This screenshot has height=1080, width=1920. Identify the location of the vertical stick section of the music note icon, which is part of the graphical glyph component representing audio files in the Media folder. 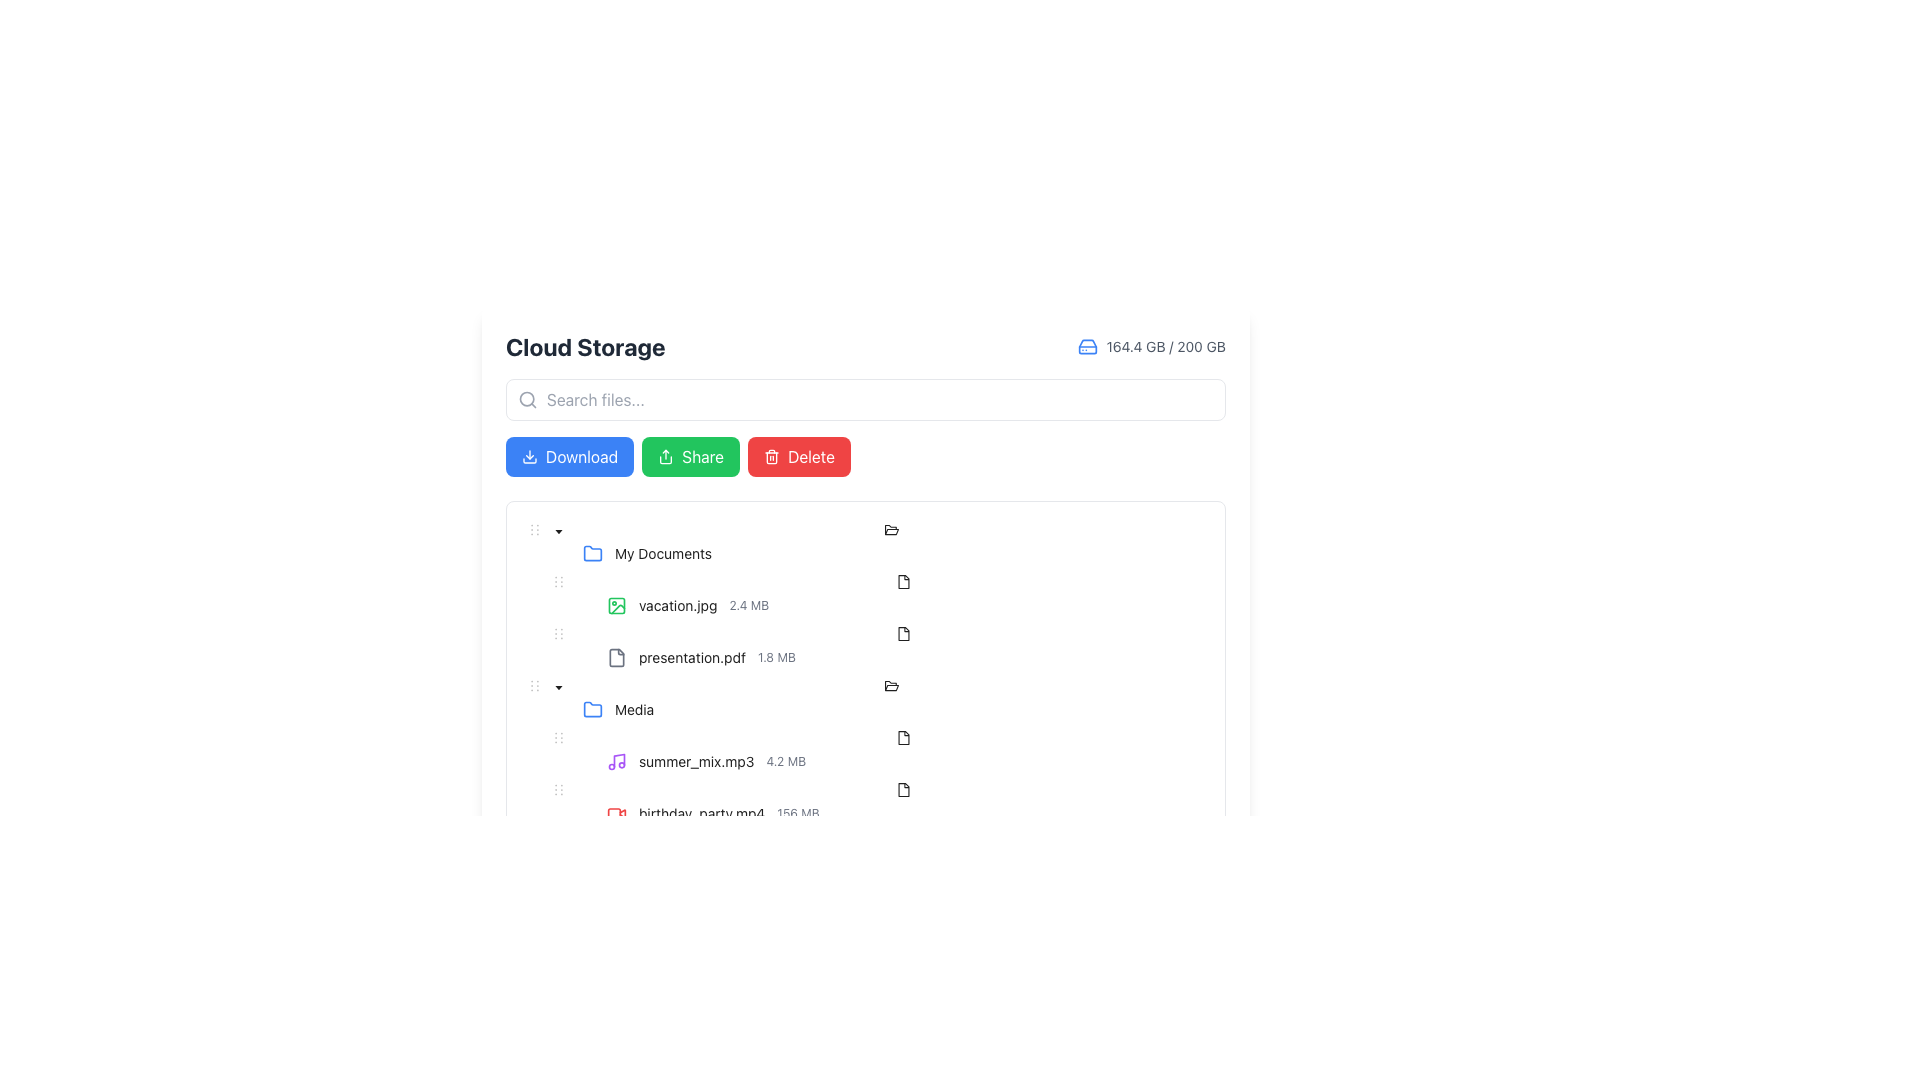
(618, 760).